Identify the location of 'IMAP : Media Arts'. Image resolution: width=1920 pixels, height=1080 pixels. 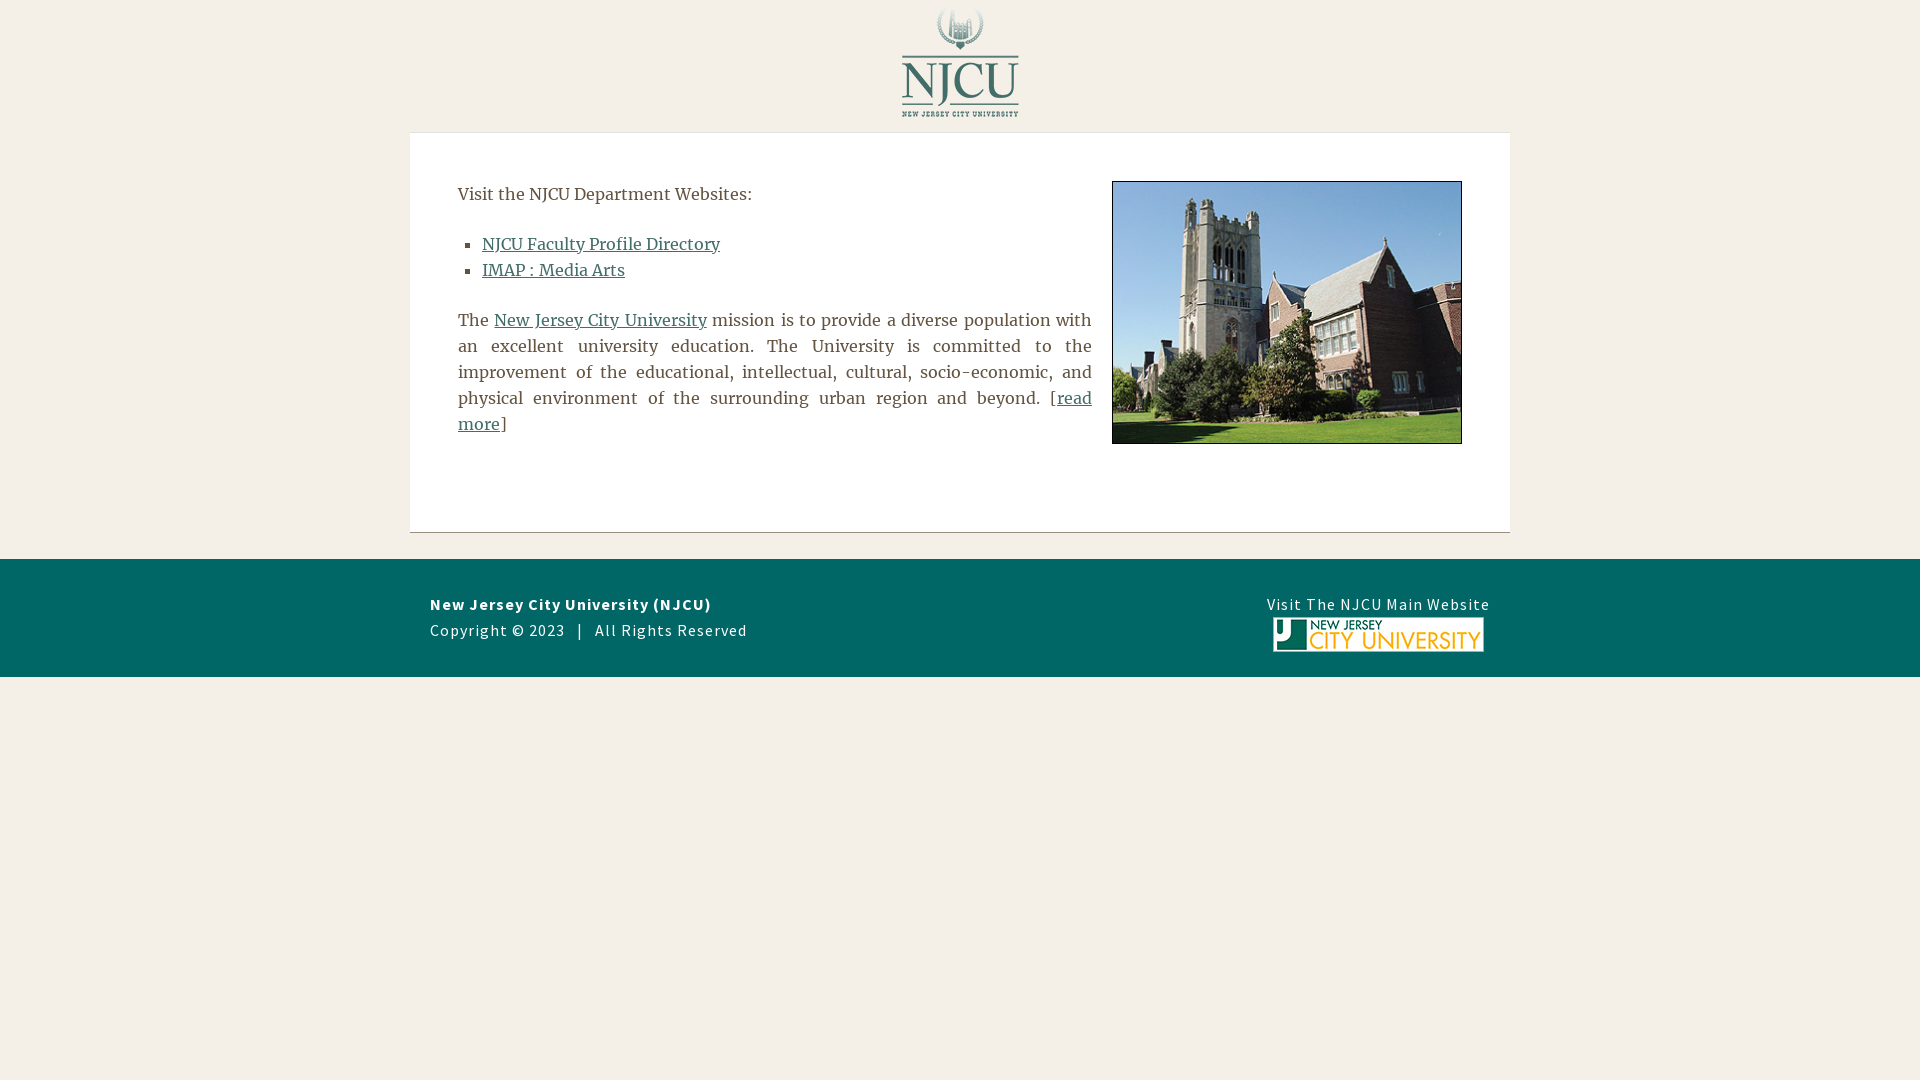
(553, 270).